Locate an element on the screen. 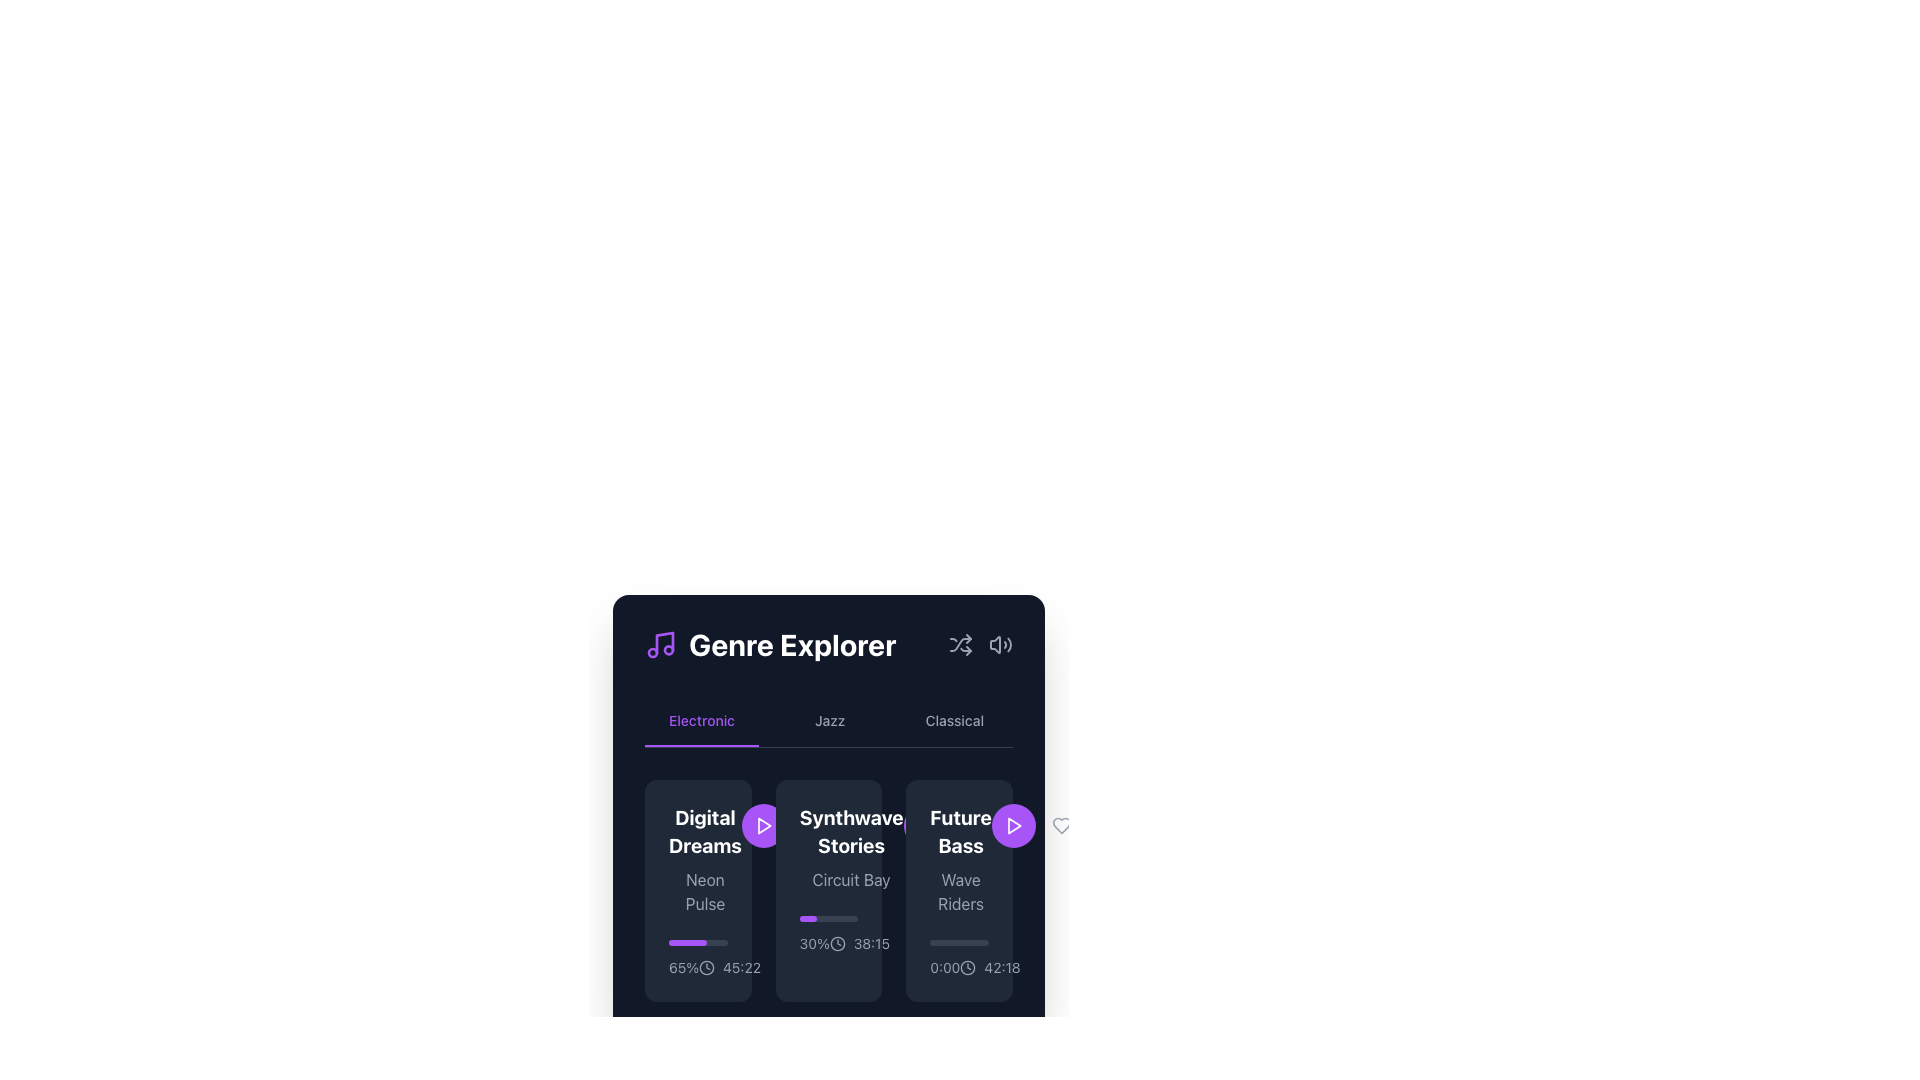 The height and width of the screenshot is (1080, 1920). the play button for the 'Future Bass' music track, which is located at the bottom-right corner of the 'Future Bass' card is located at coordinates (1013, 825).